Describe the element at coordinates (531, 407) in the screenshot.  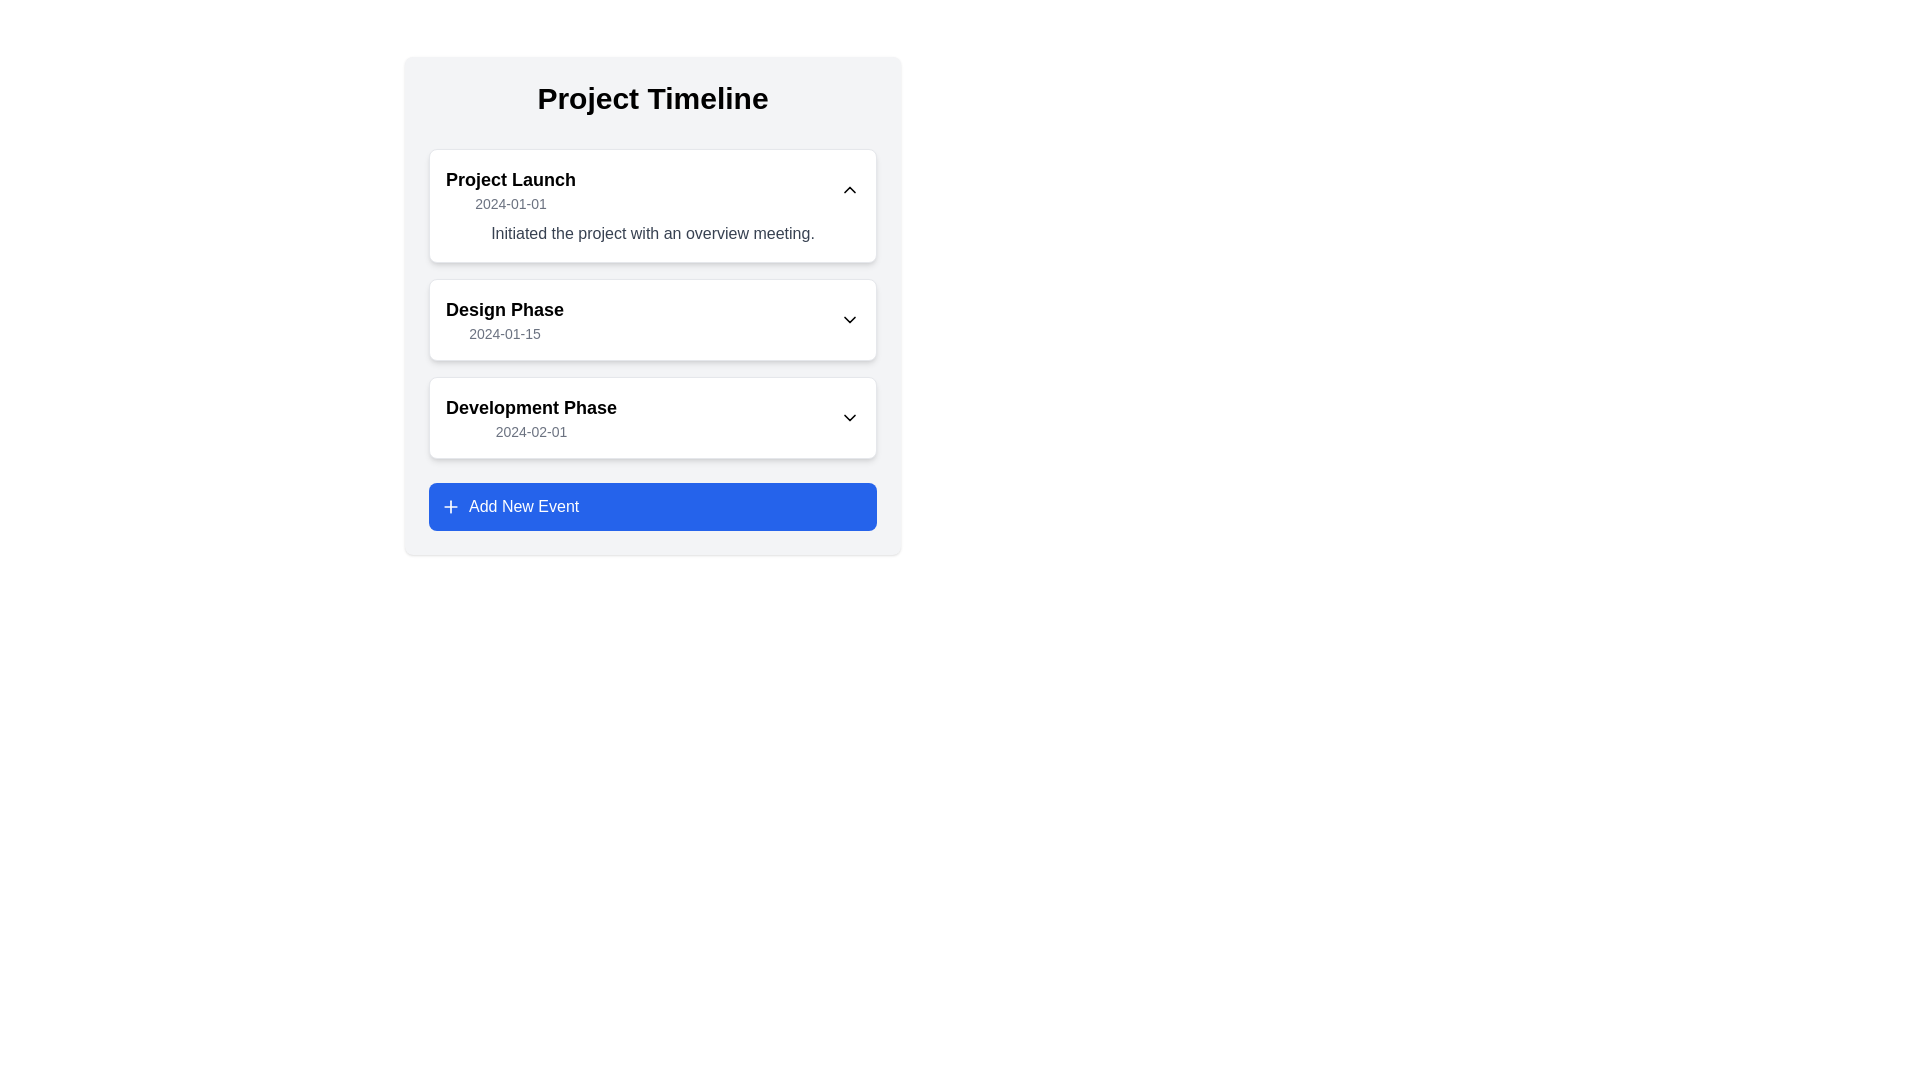
I see `the Static Text Label titled 'Development Phase' located in the third event card under the 'Project Timeline' section` at that location.